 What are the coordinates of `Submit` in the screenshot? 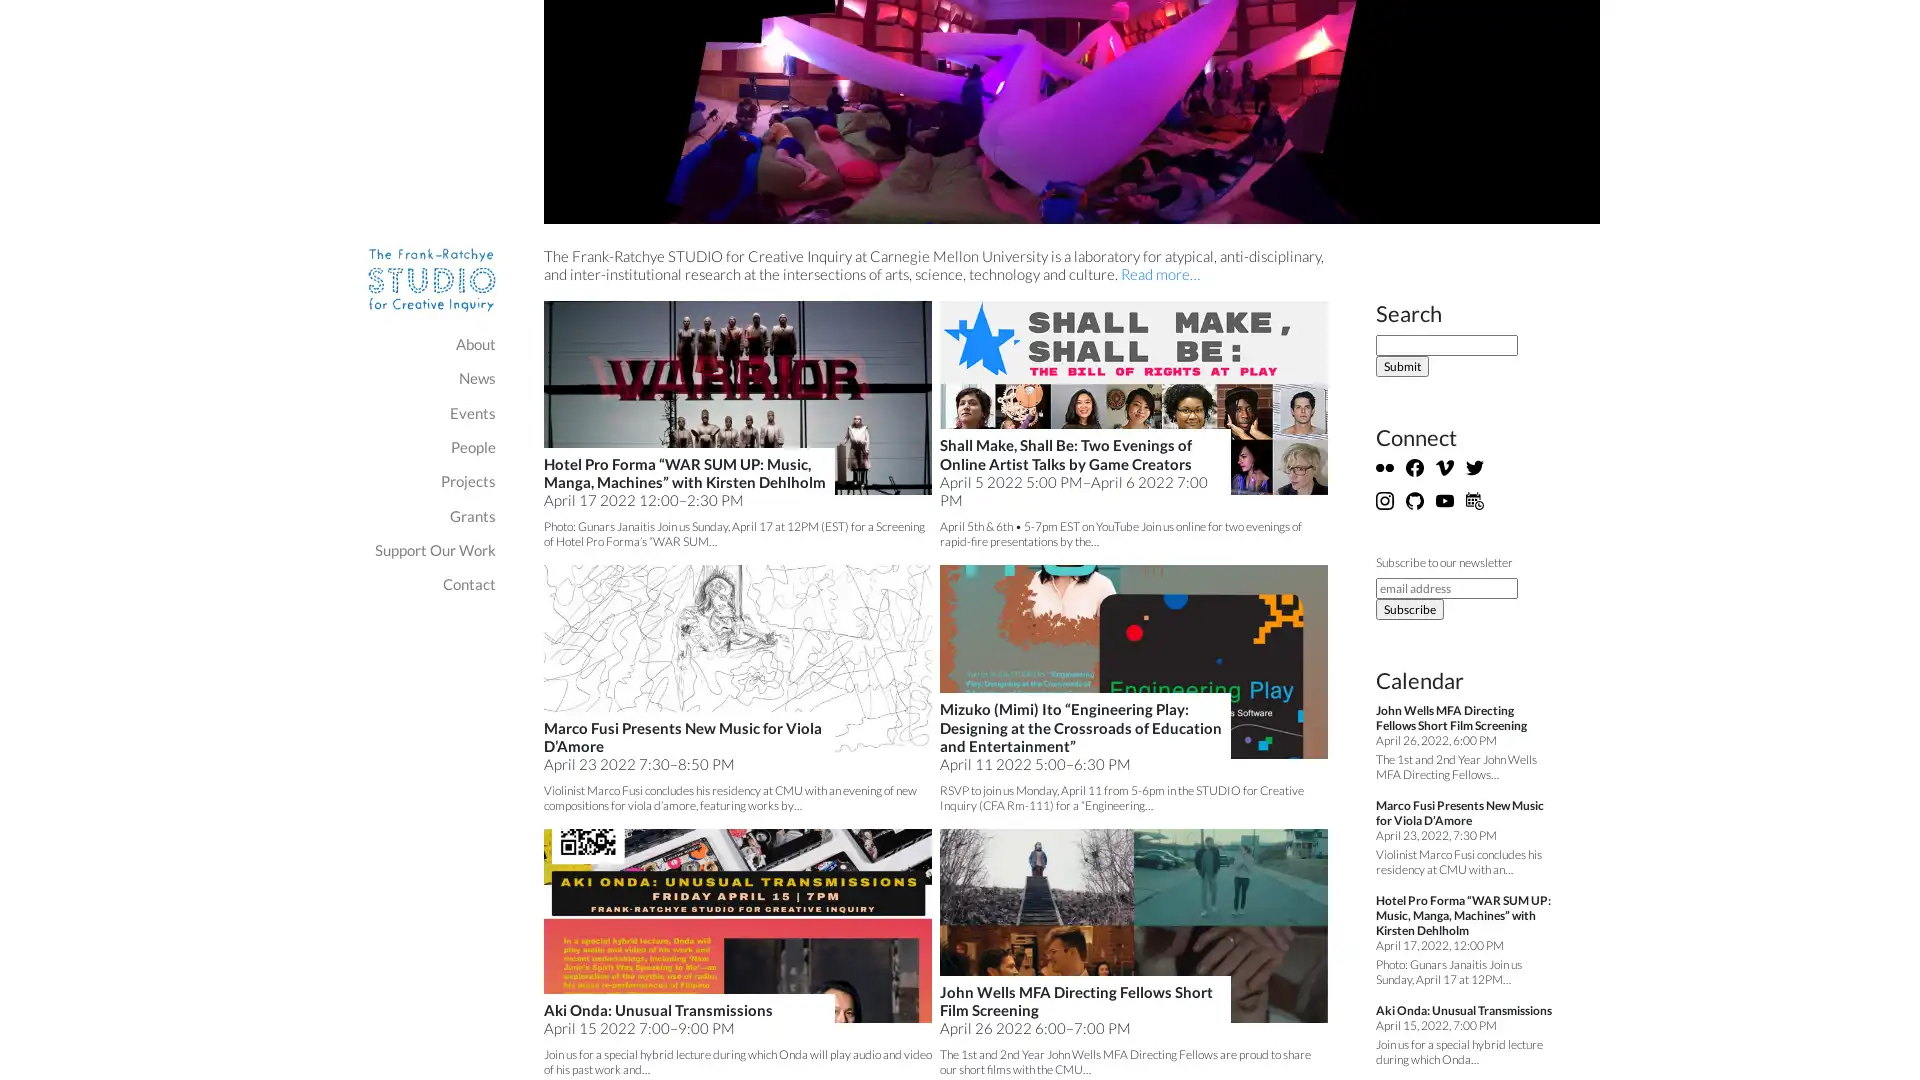 It's located at (1401, 366).